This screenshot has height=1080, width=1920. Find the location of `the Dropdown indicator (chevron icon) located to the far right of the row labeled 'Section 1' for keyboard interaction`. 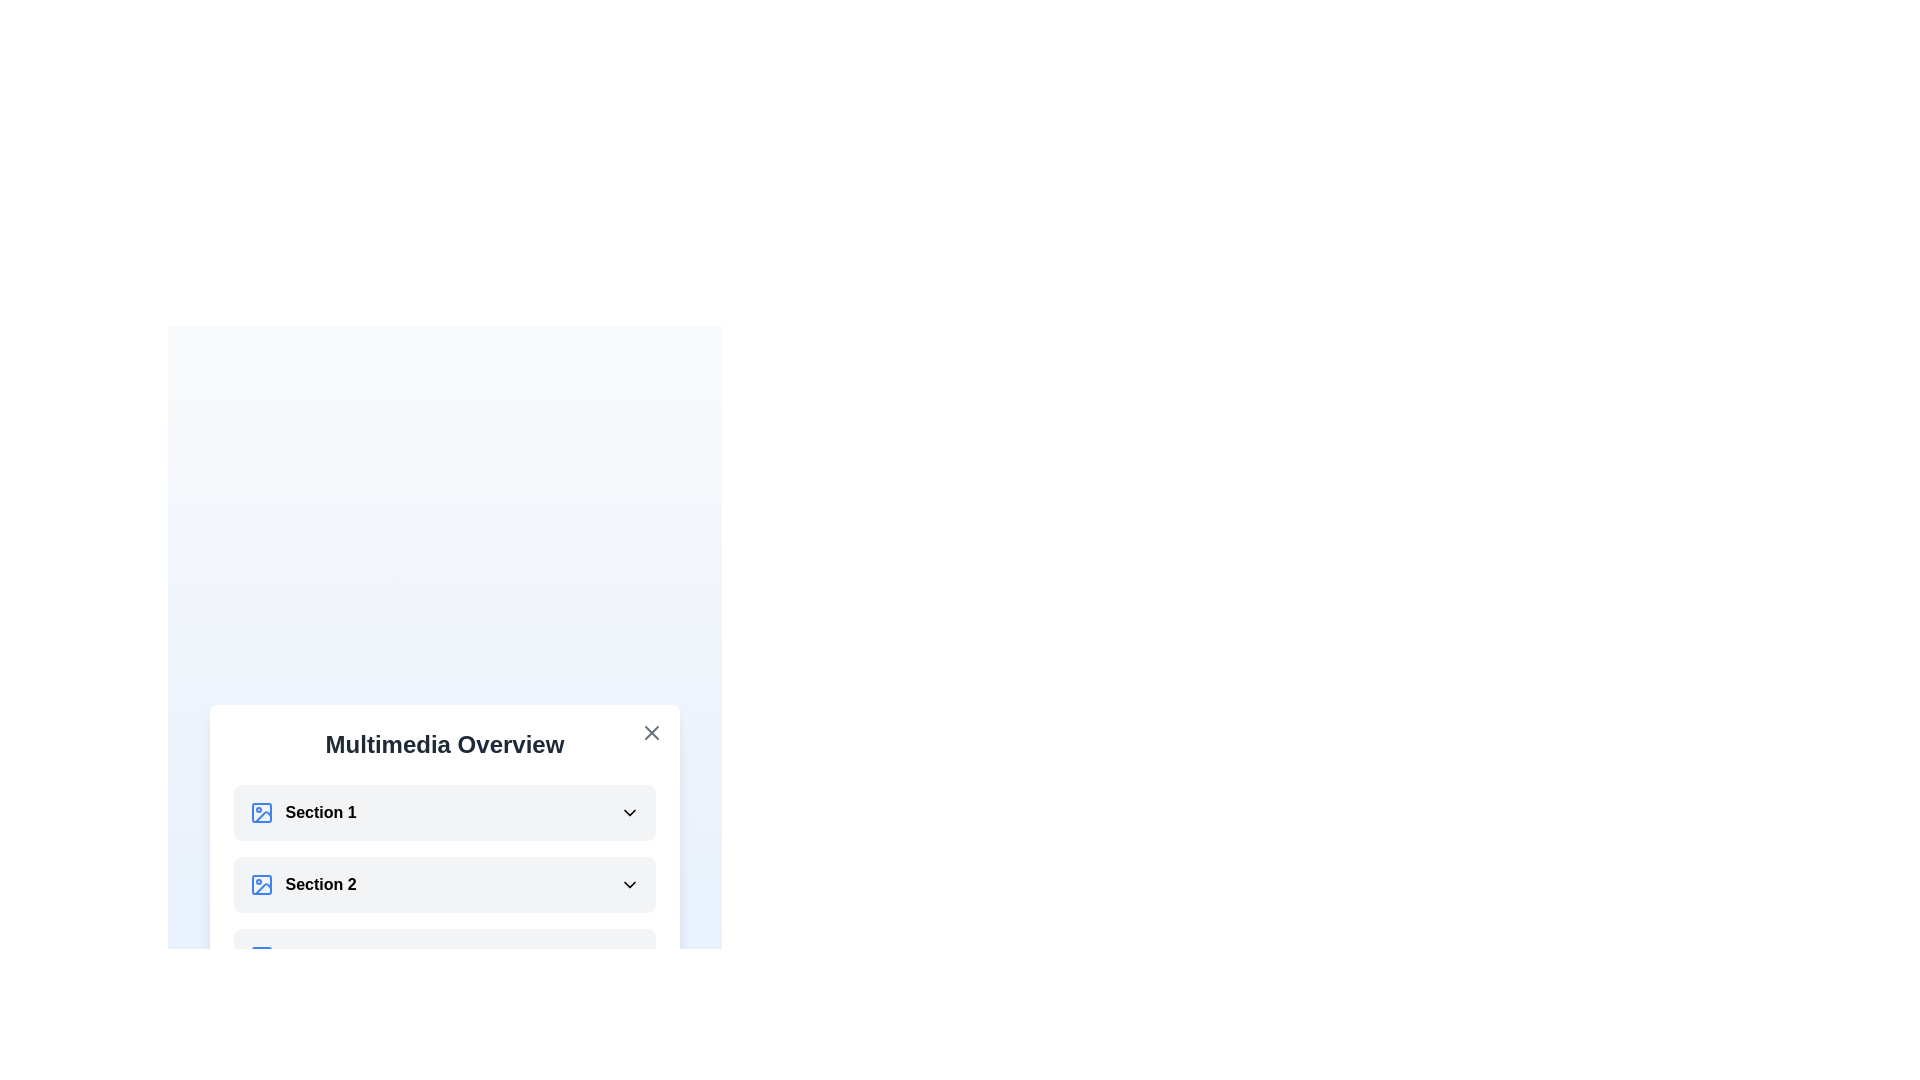

the Dropdown indicator (chevron icon) located to the far right of the row labeled 'Section 1' for keyboard interaction is located at coordinates (629, 813).